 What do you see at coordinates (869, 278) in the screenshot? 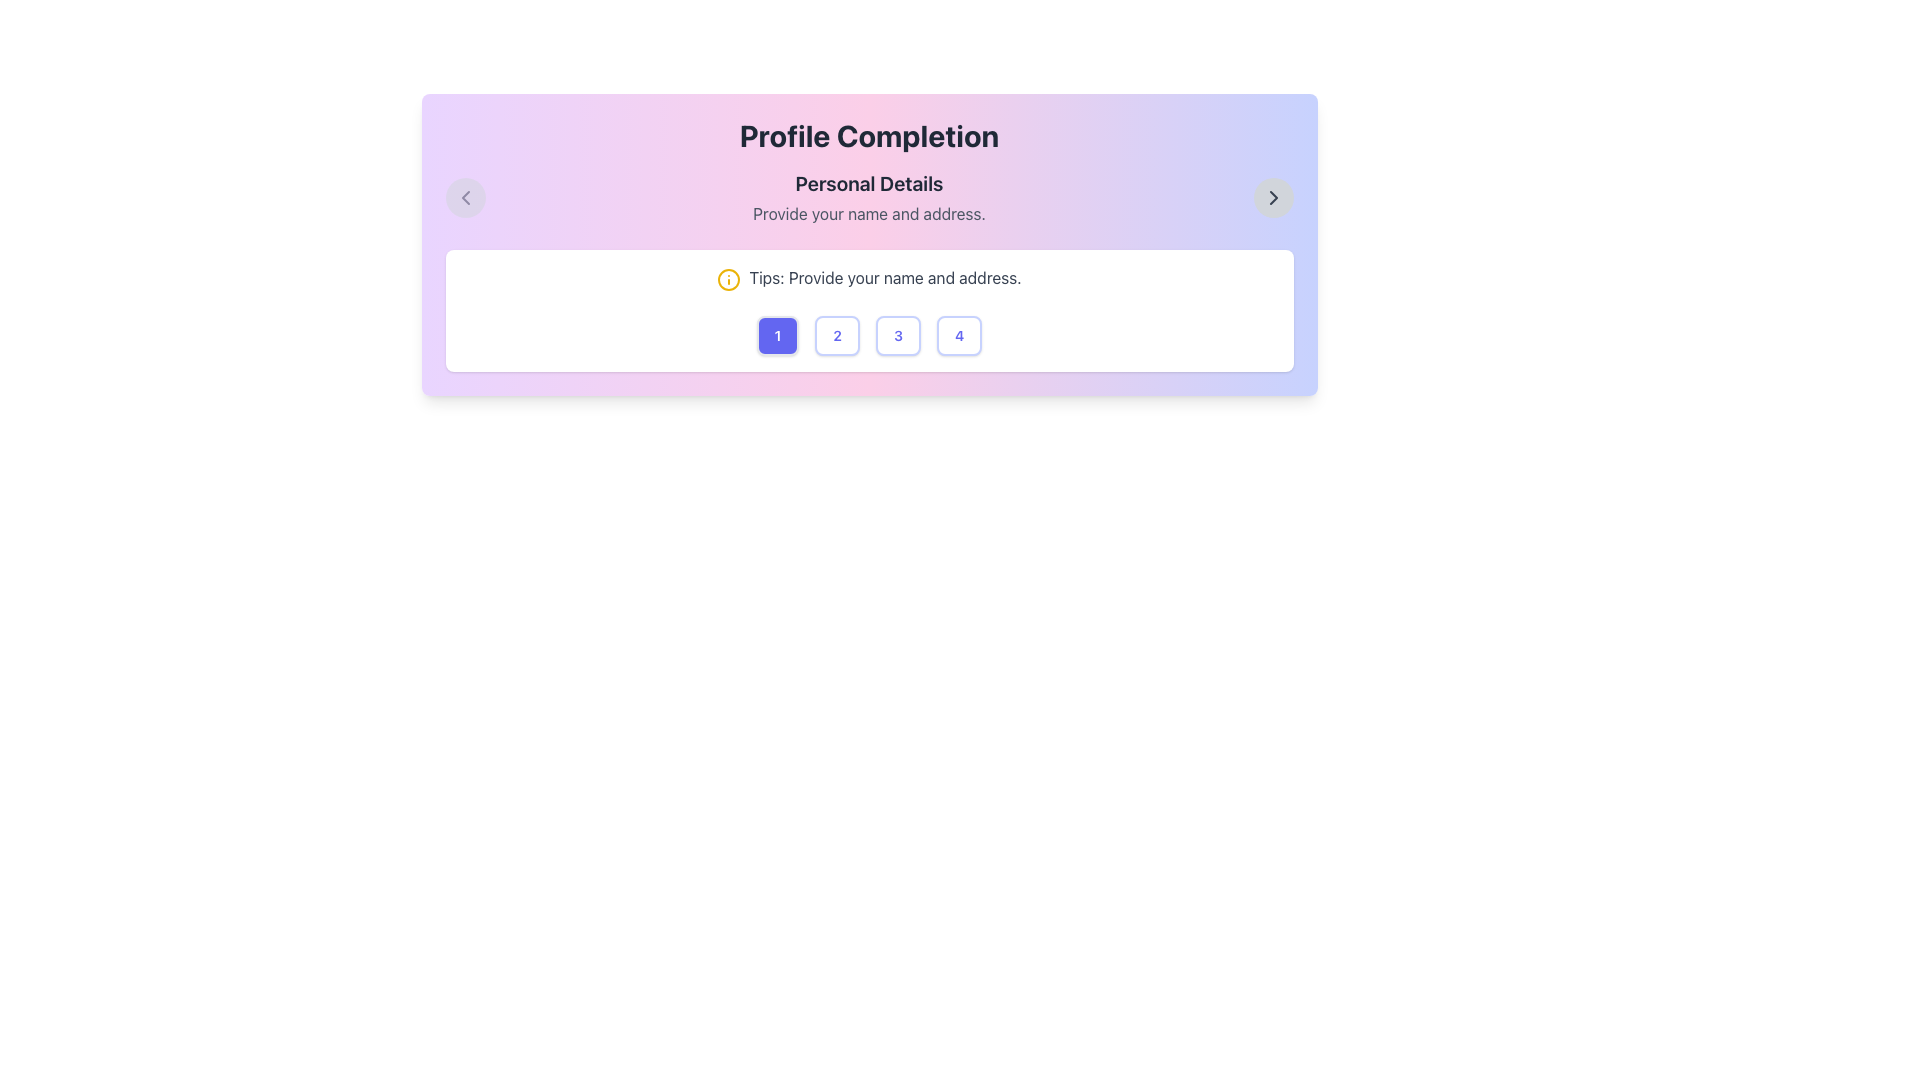
I see `informative static text element that provides tips on completing the profile, which includes an icon with an 'i' symbol and the message 'Tips: Provide your name and address.'` at bounding box center [869, 278].